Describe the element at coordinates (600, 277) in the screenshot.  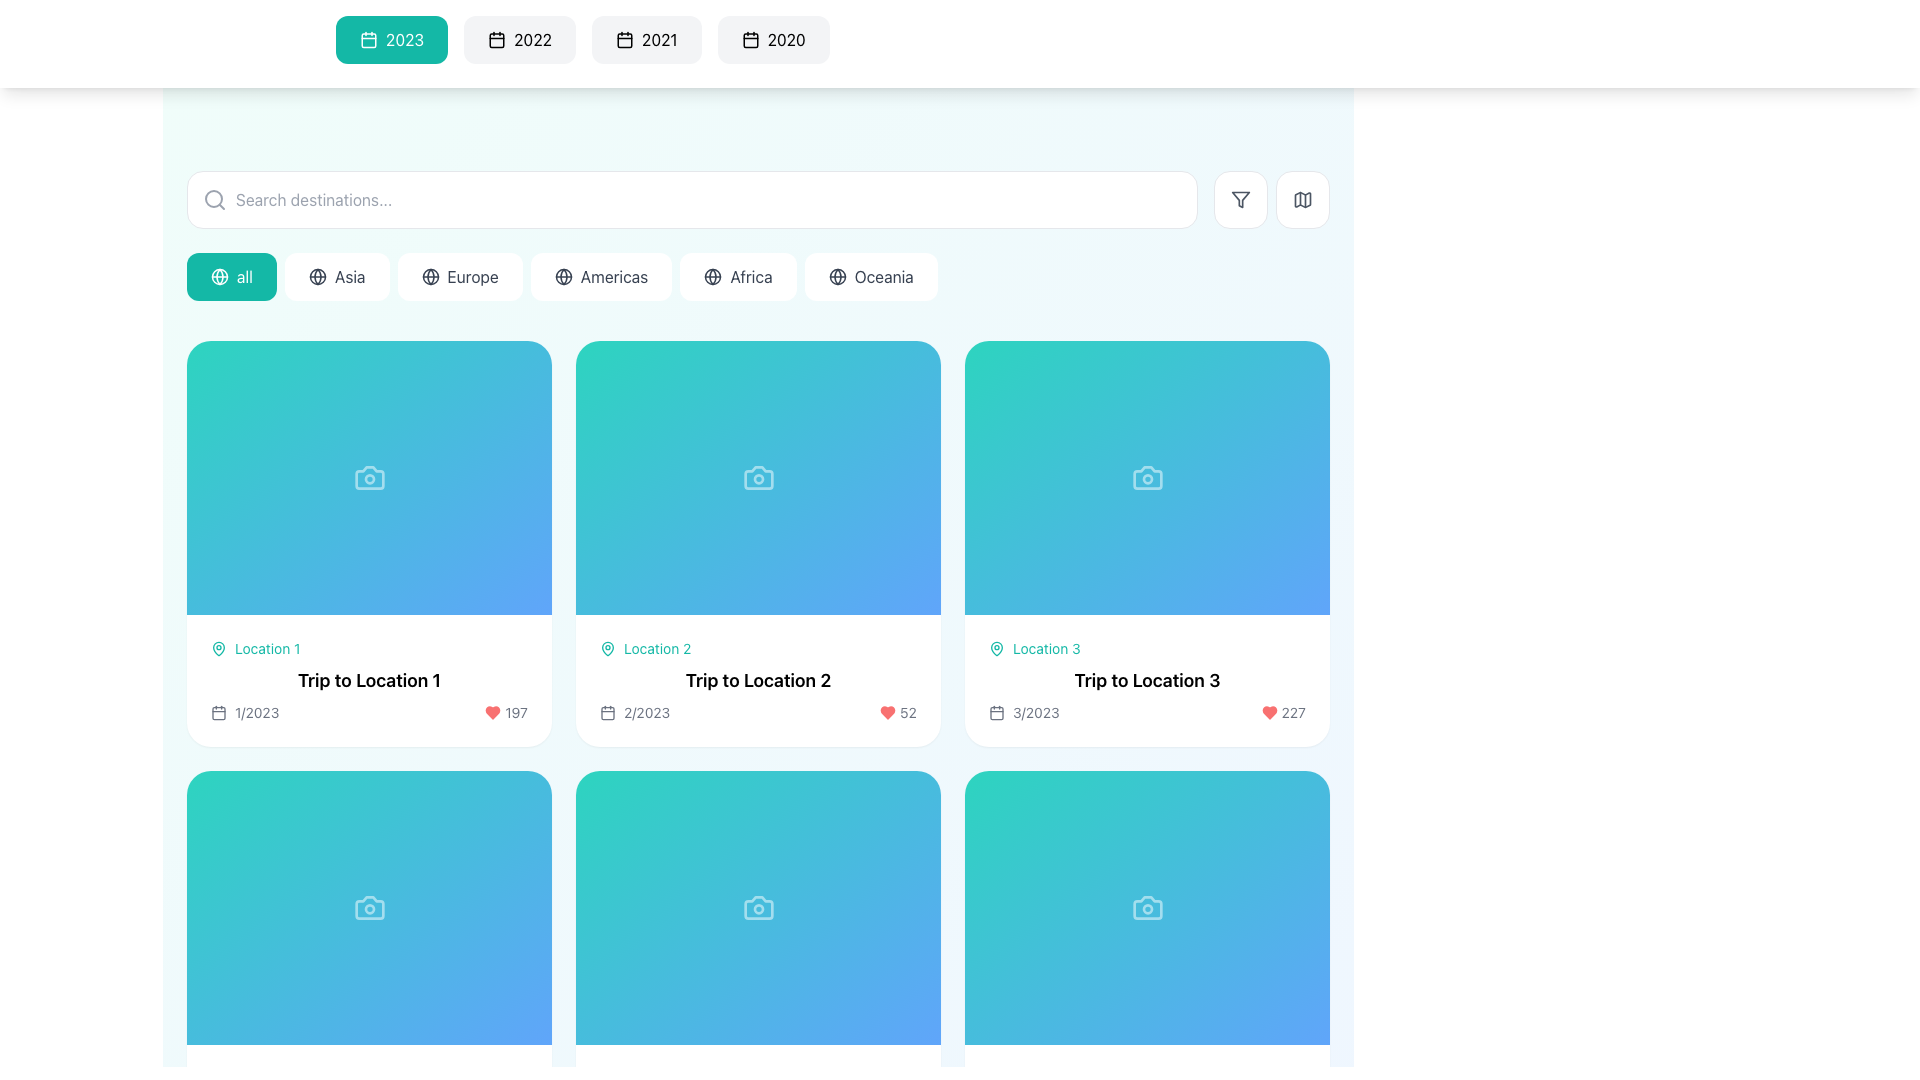
I see `the button that filters content related to the 'Americas' category, positioned fourth in a horizontal list of buttons between 'Europe' and 'Africa'` at that location.